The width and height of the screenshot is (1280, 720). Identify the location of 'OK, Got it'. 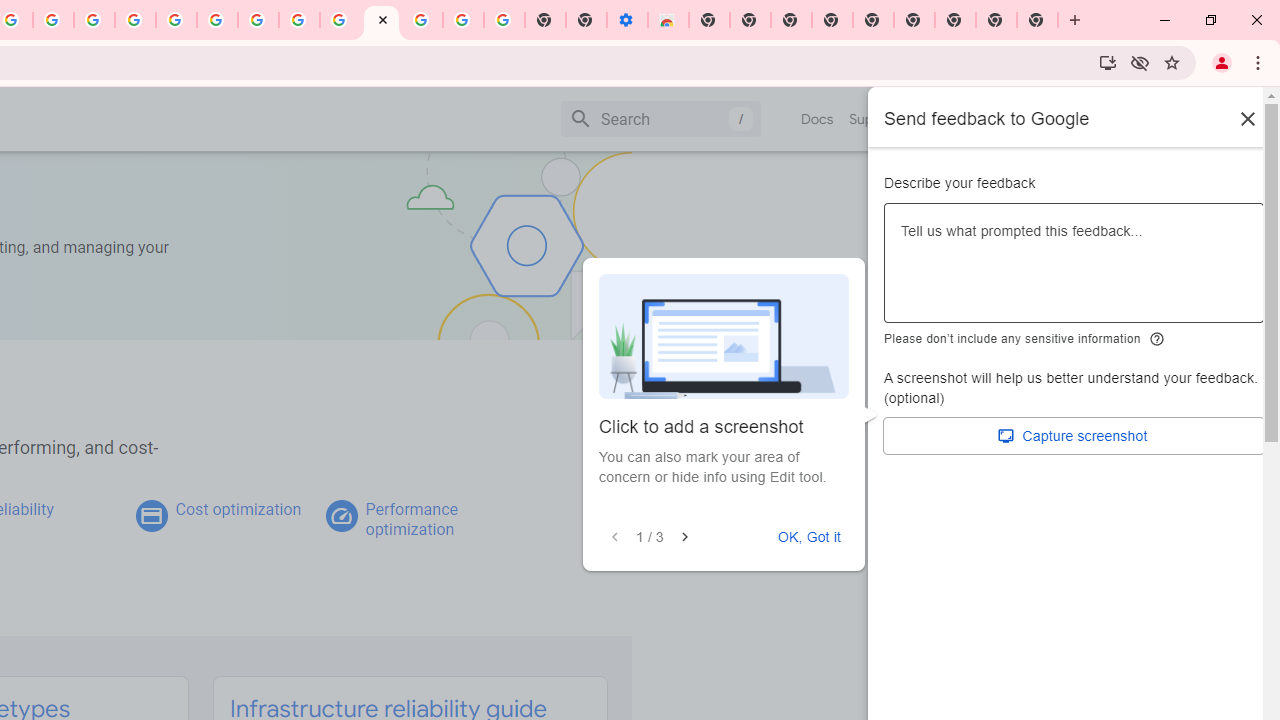
(809, 536).